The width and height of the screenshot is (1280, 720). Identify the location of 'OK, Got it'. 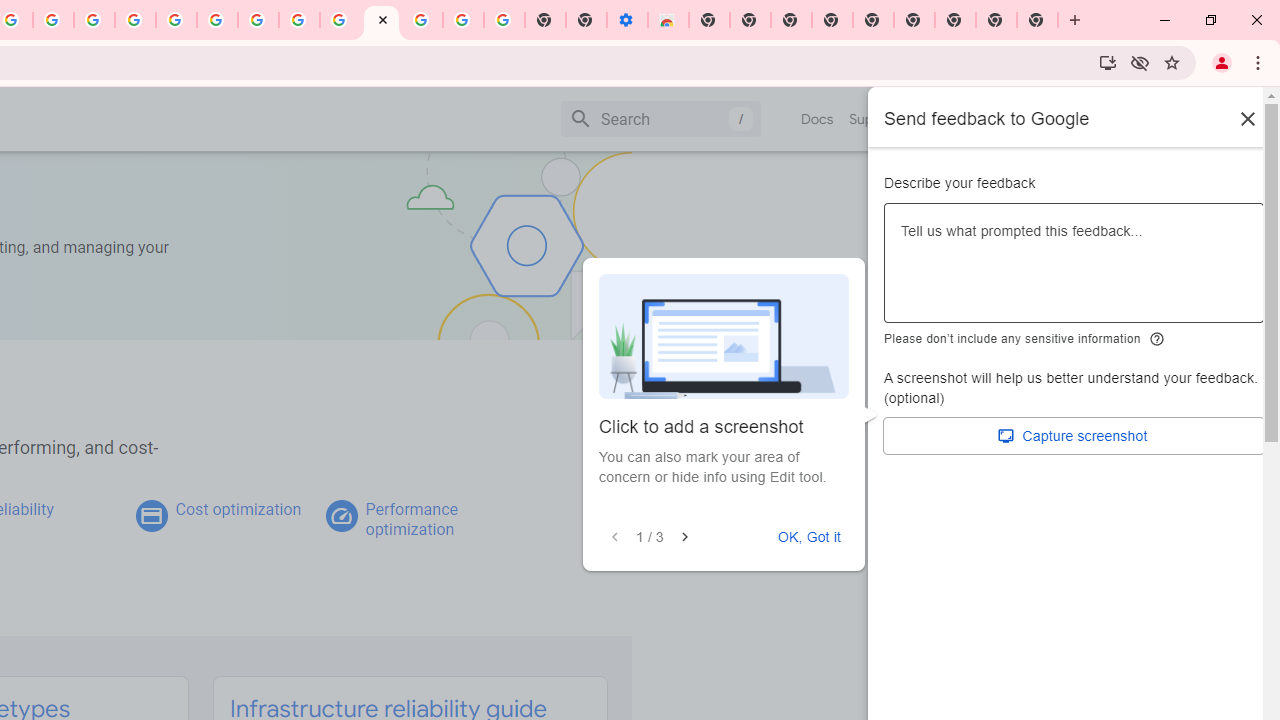
(809, 536).